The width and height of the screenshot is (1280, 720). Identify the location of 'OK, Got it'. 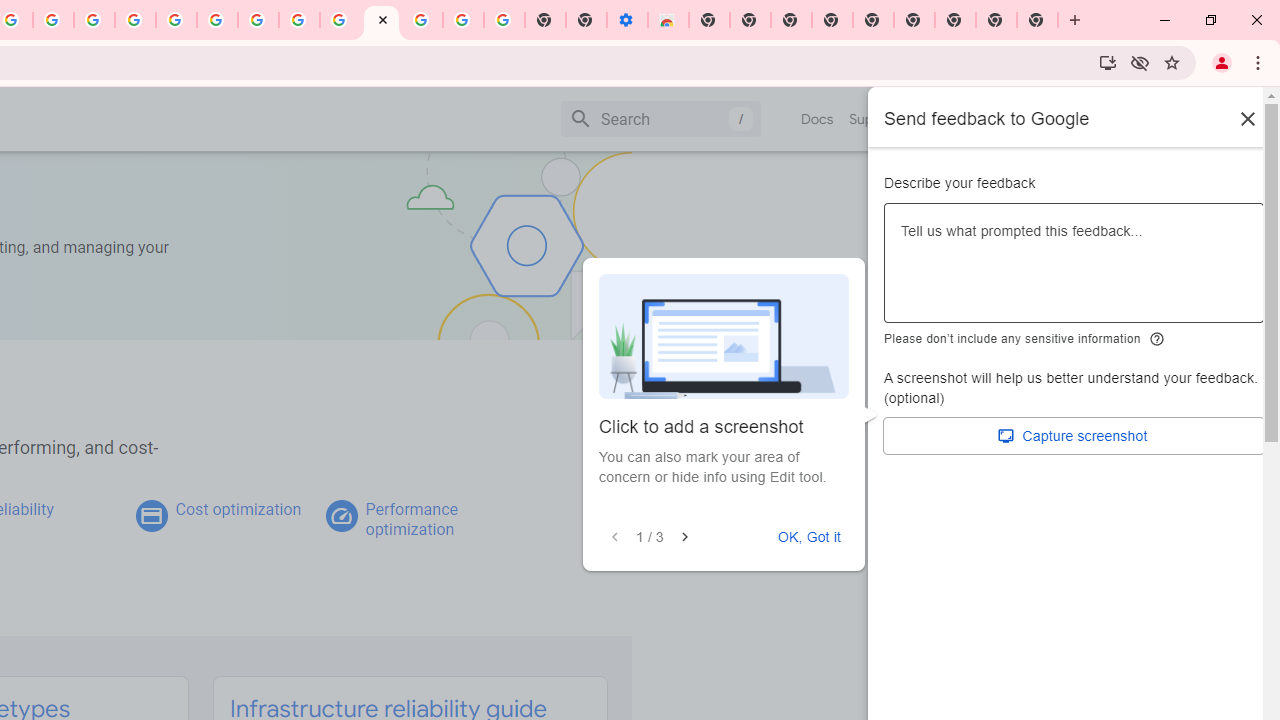
(809, 536).